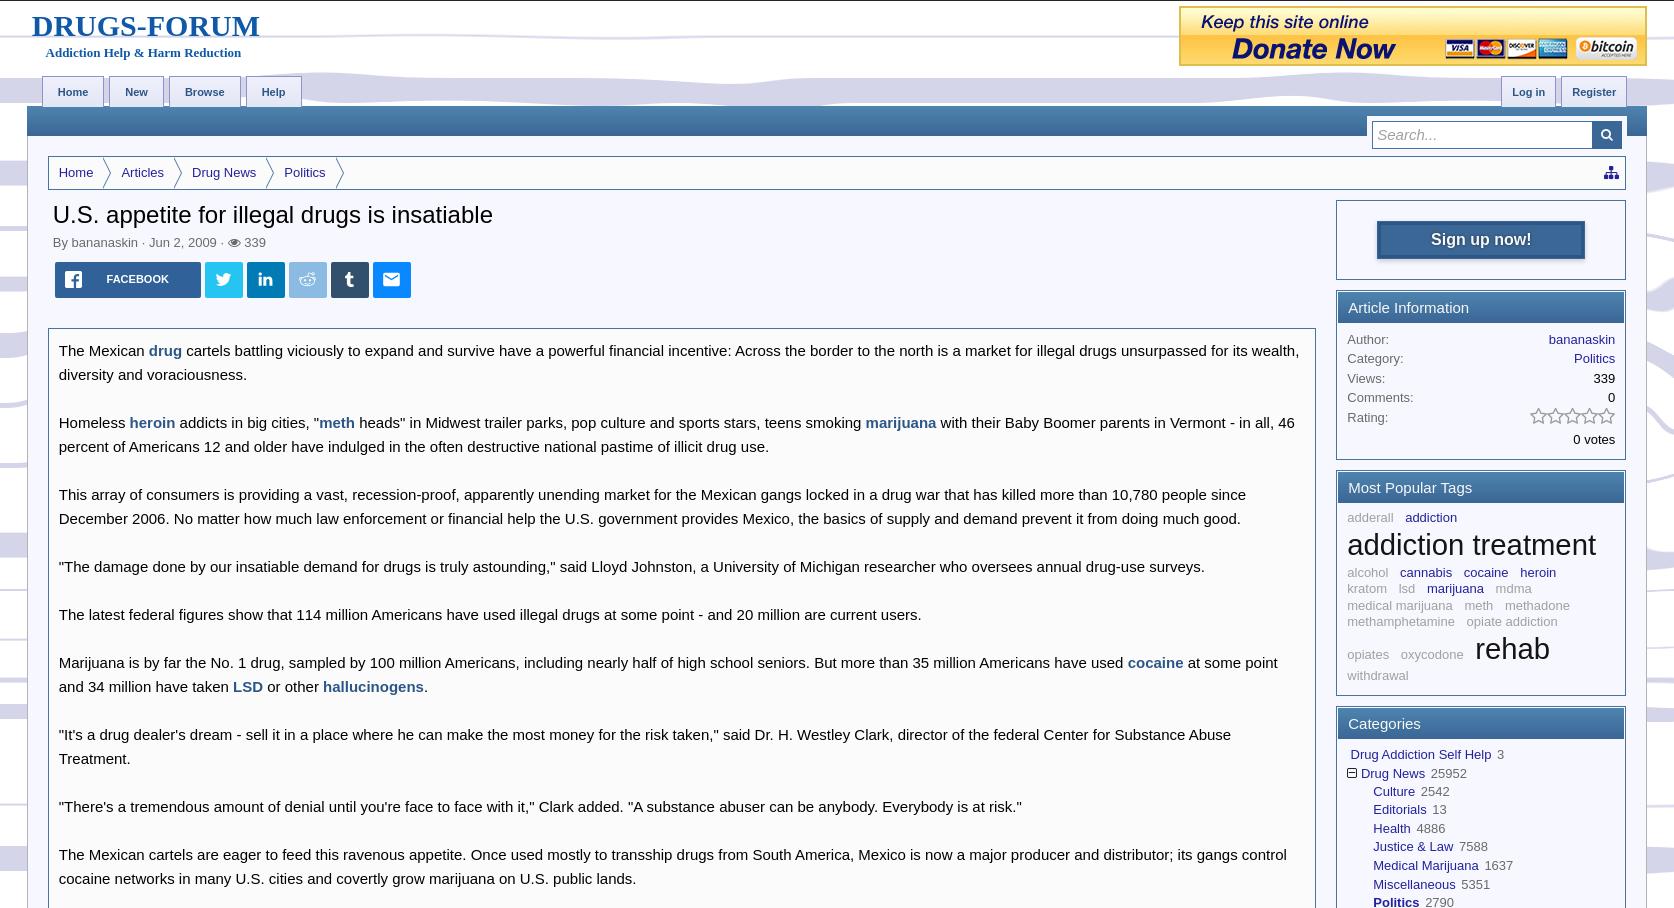 The width and height of the screenshot is (1674, 908). I want to click on 'heads" in Midwest trailer parks, pop culture and sports stars, teens smoking', so click(610, 421).